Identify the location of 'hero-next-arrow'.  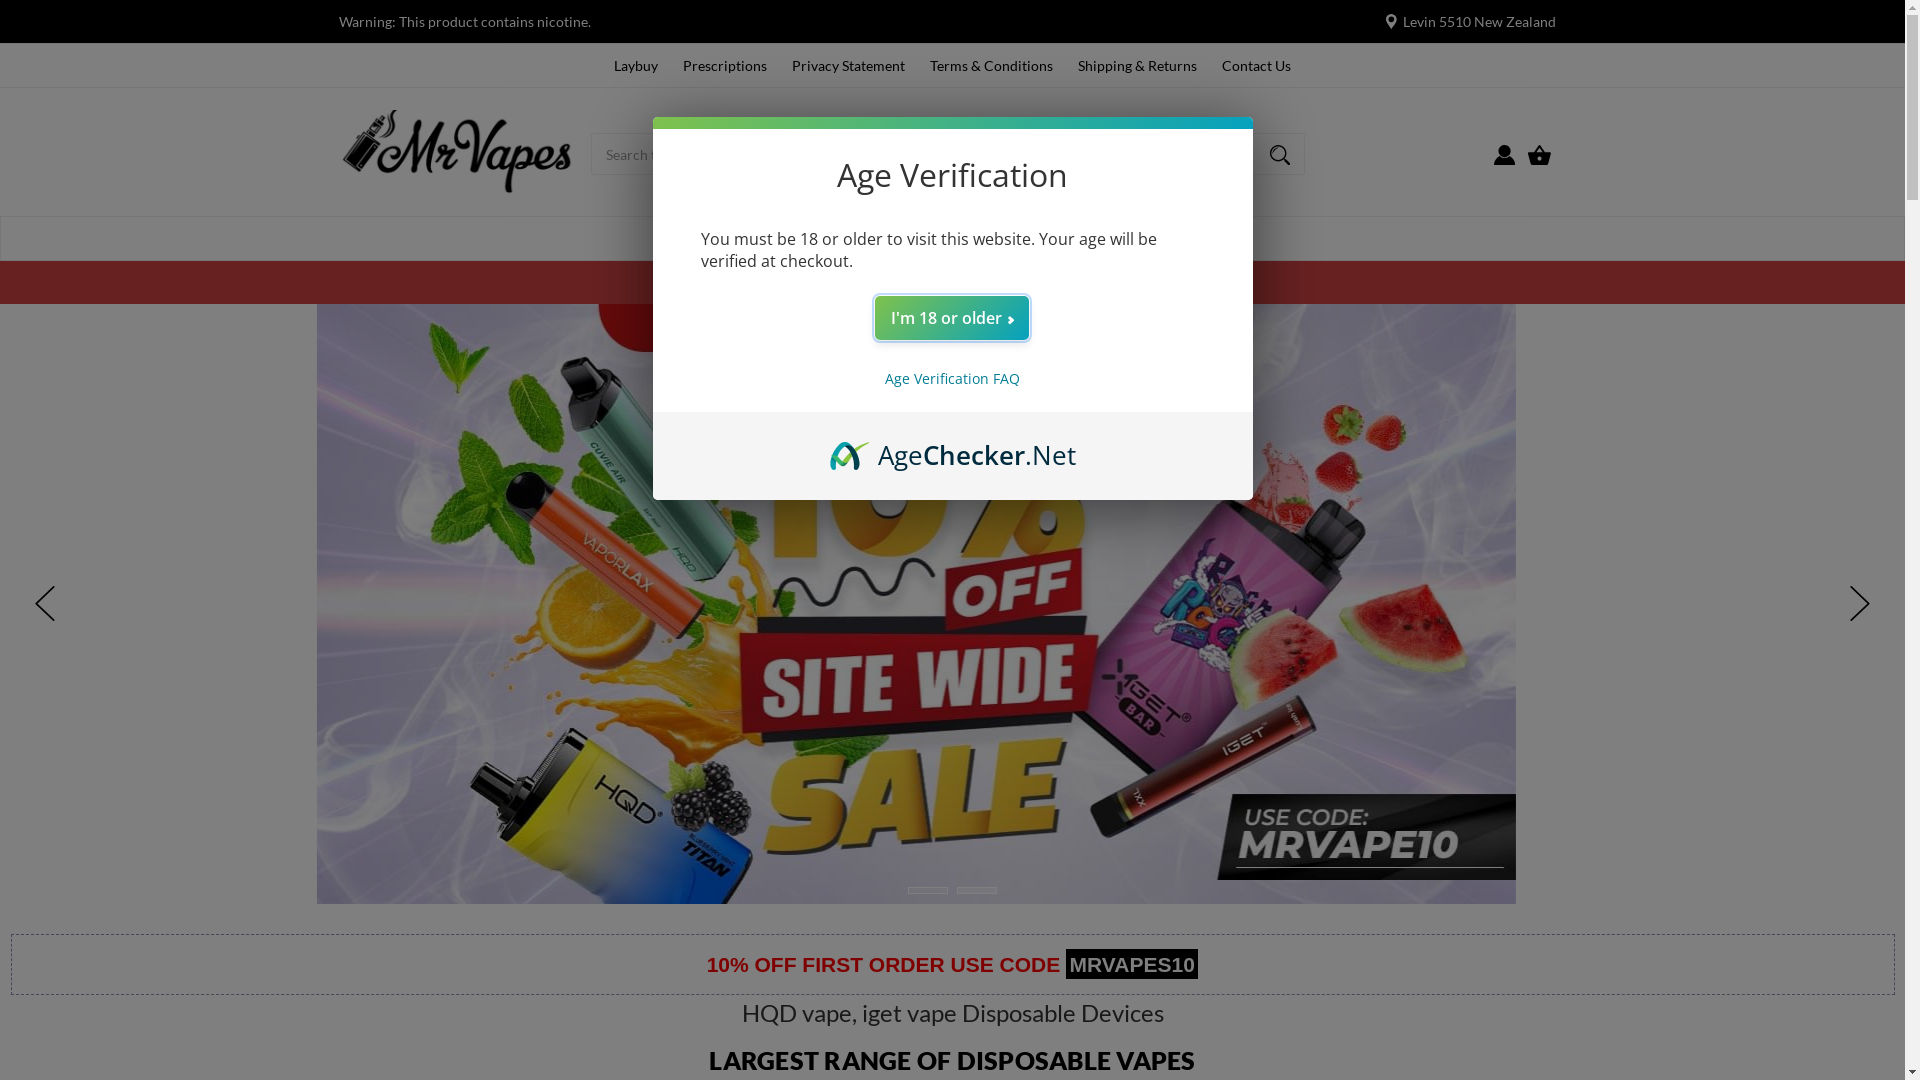
(1859, 603).